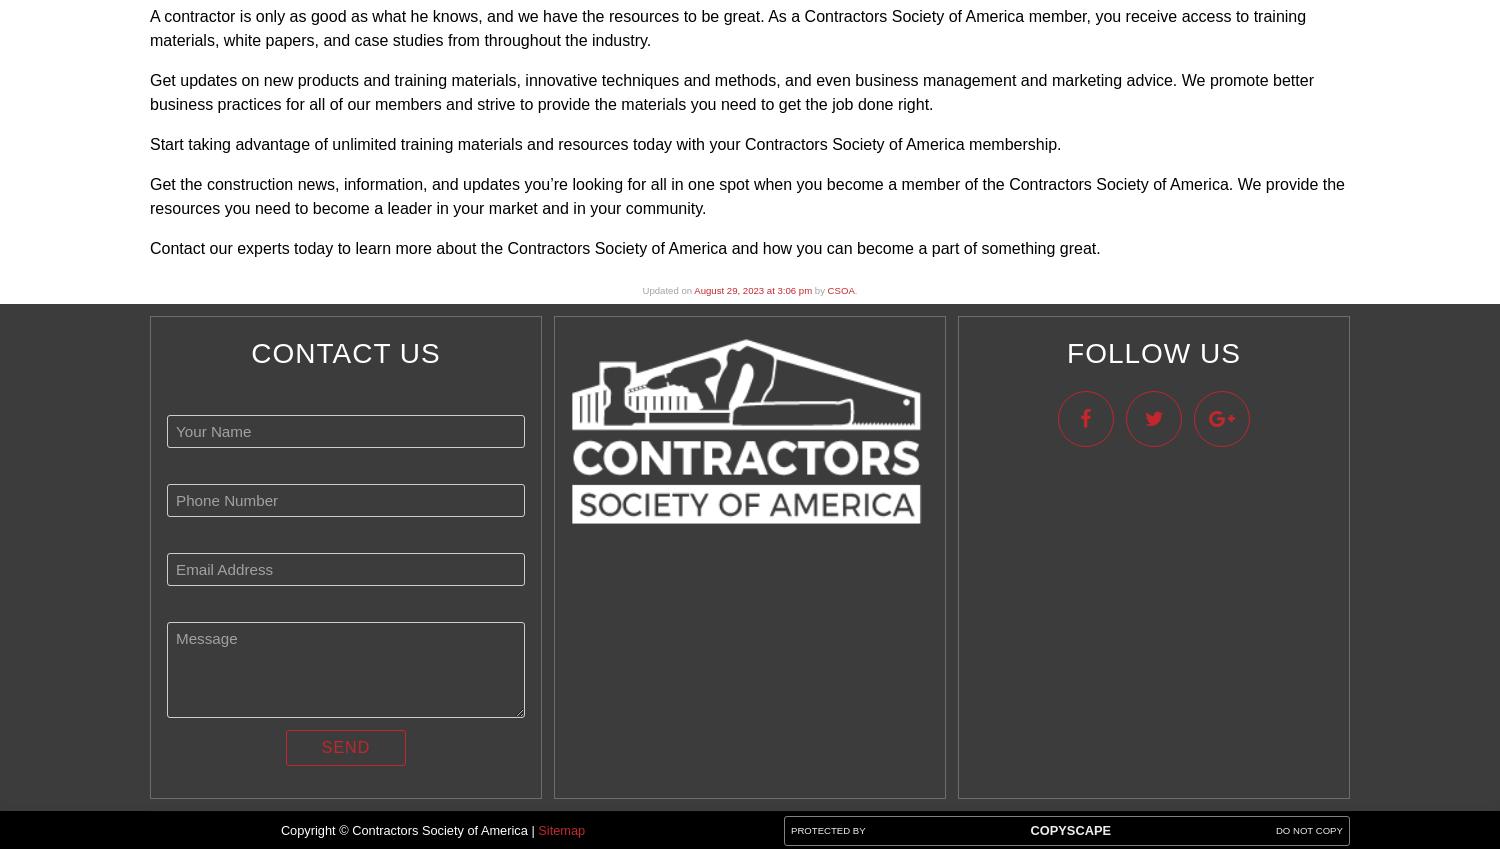 The width and height of the screenshot is (1500, 849). Describe the element at coordinates (1153, 353) in the screenshot. I see `'Follow Us'` at that location.